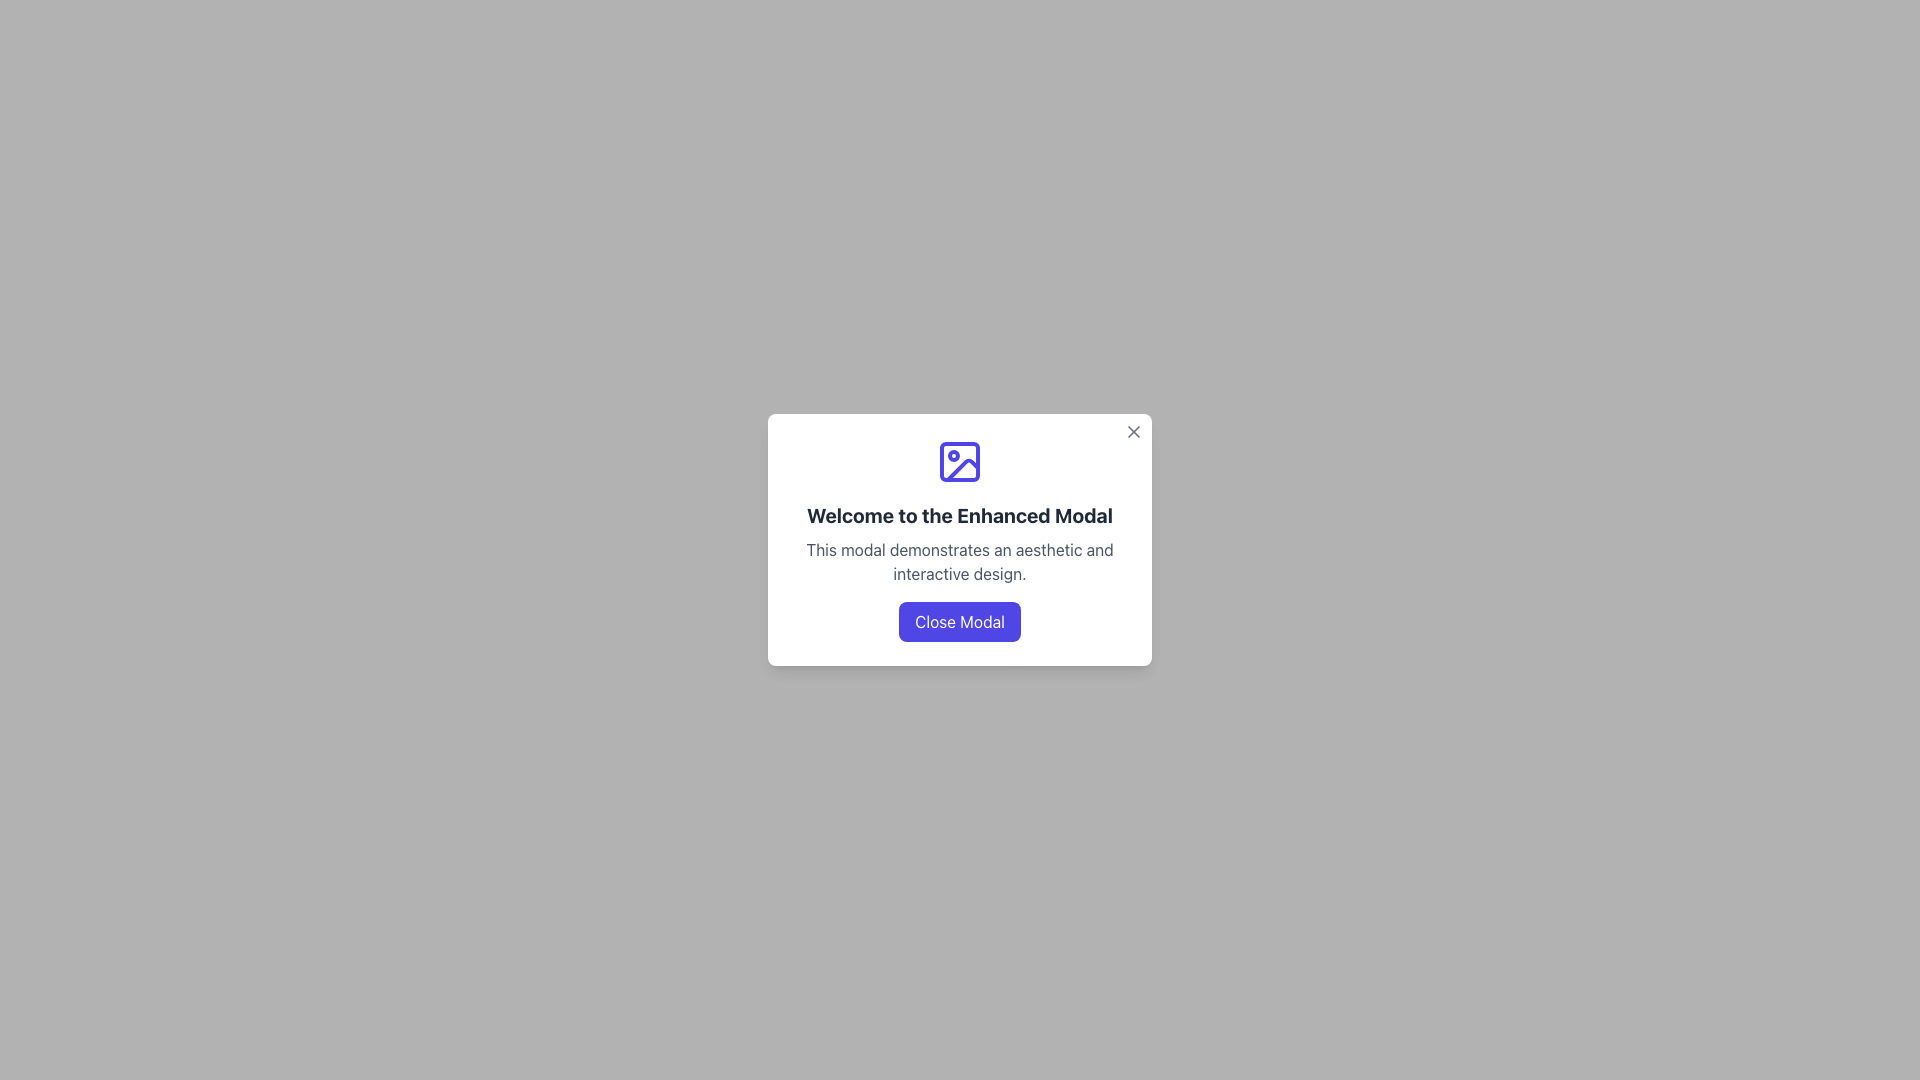  Describe the element at coordinates (960, 620) in the screenshot. I see `the close button located at the bottom center of the modal` at that location.